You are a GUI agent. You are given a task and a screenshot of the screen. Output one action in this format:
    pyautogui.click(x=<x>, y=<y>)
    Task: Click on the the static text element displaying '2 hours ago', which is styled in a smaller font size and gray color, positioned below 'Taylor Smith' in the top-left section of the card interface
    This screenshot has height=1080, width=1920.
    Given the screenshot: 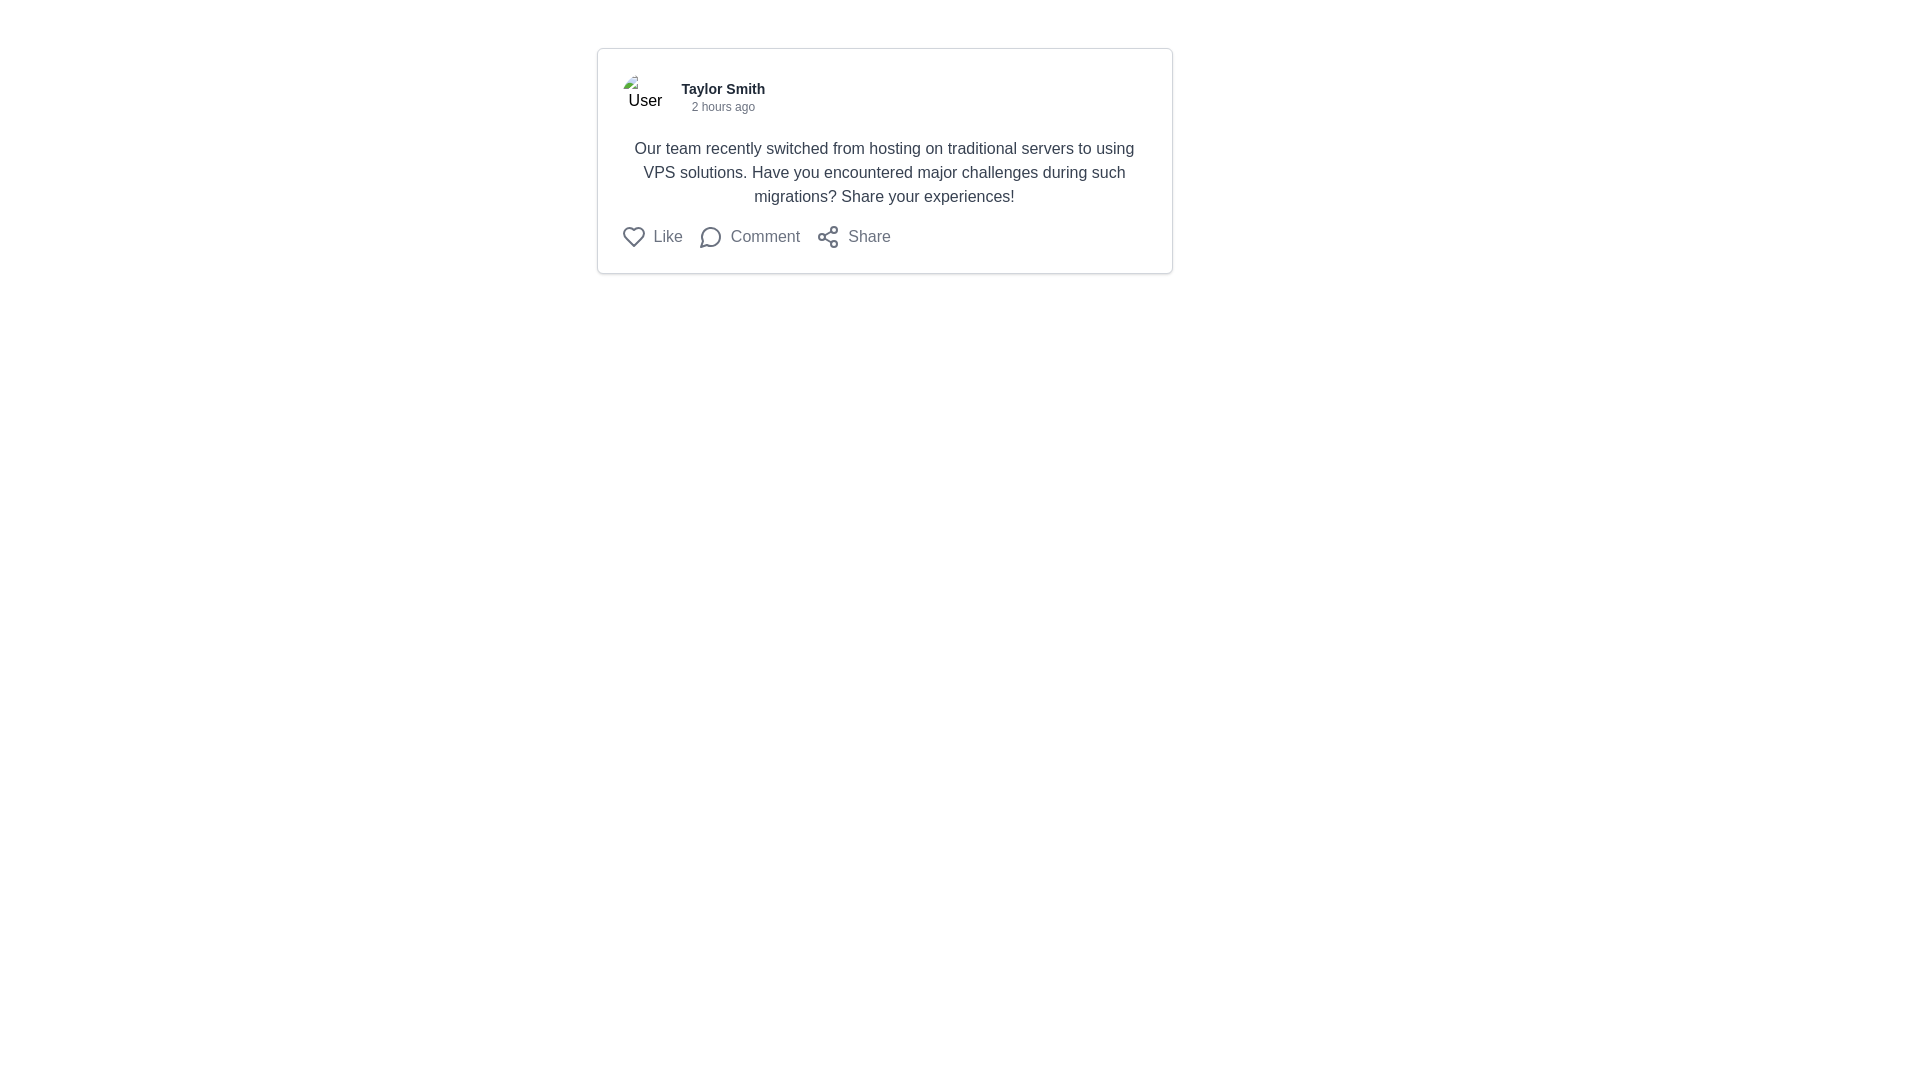 What is the action you would take?
    pyautogui.click(x=722, y=107)
    